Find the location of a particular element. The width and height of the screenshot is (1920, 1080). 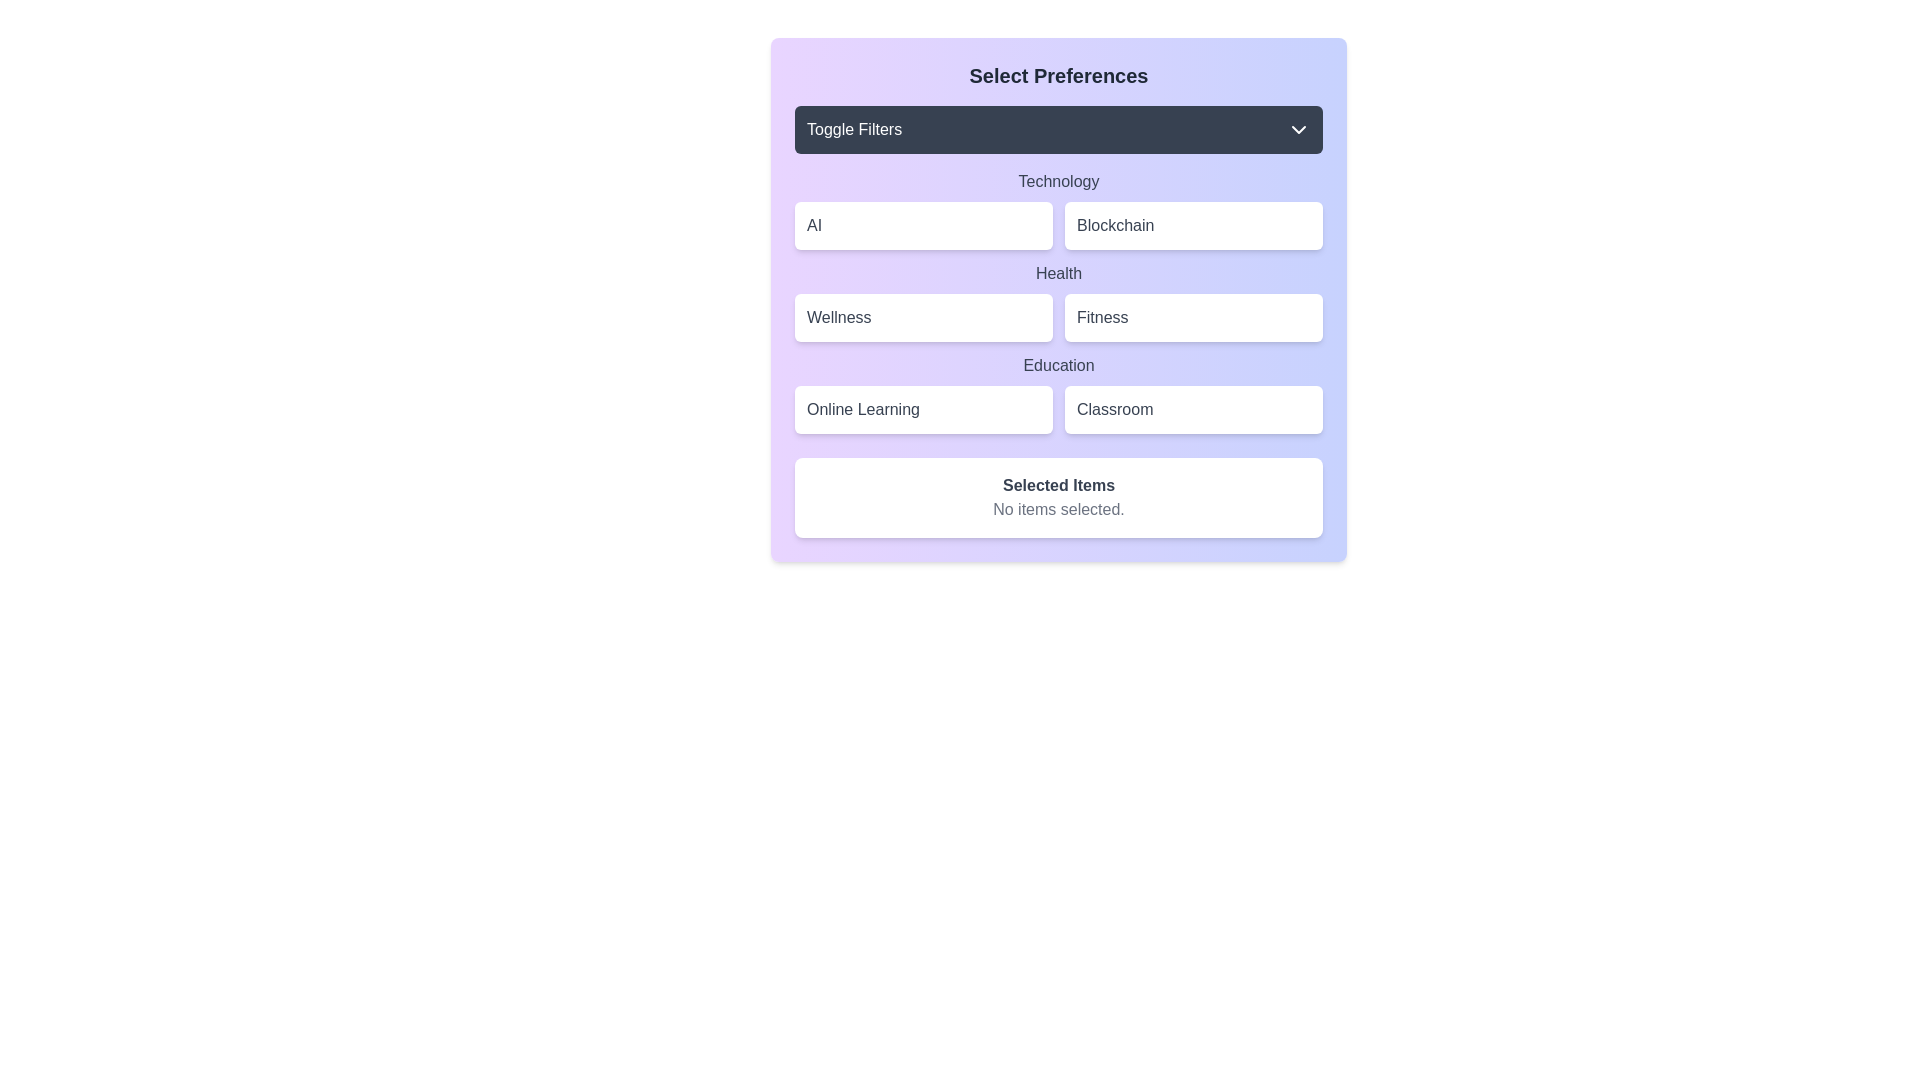

the text label displaying 'No items selected.' which is located directly below the title 'Selected Items.' is located at coordinates (1058, 508).